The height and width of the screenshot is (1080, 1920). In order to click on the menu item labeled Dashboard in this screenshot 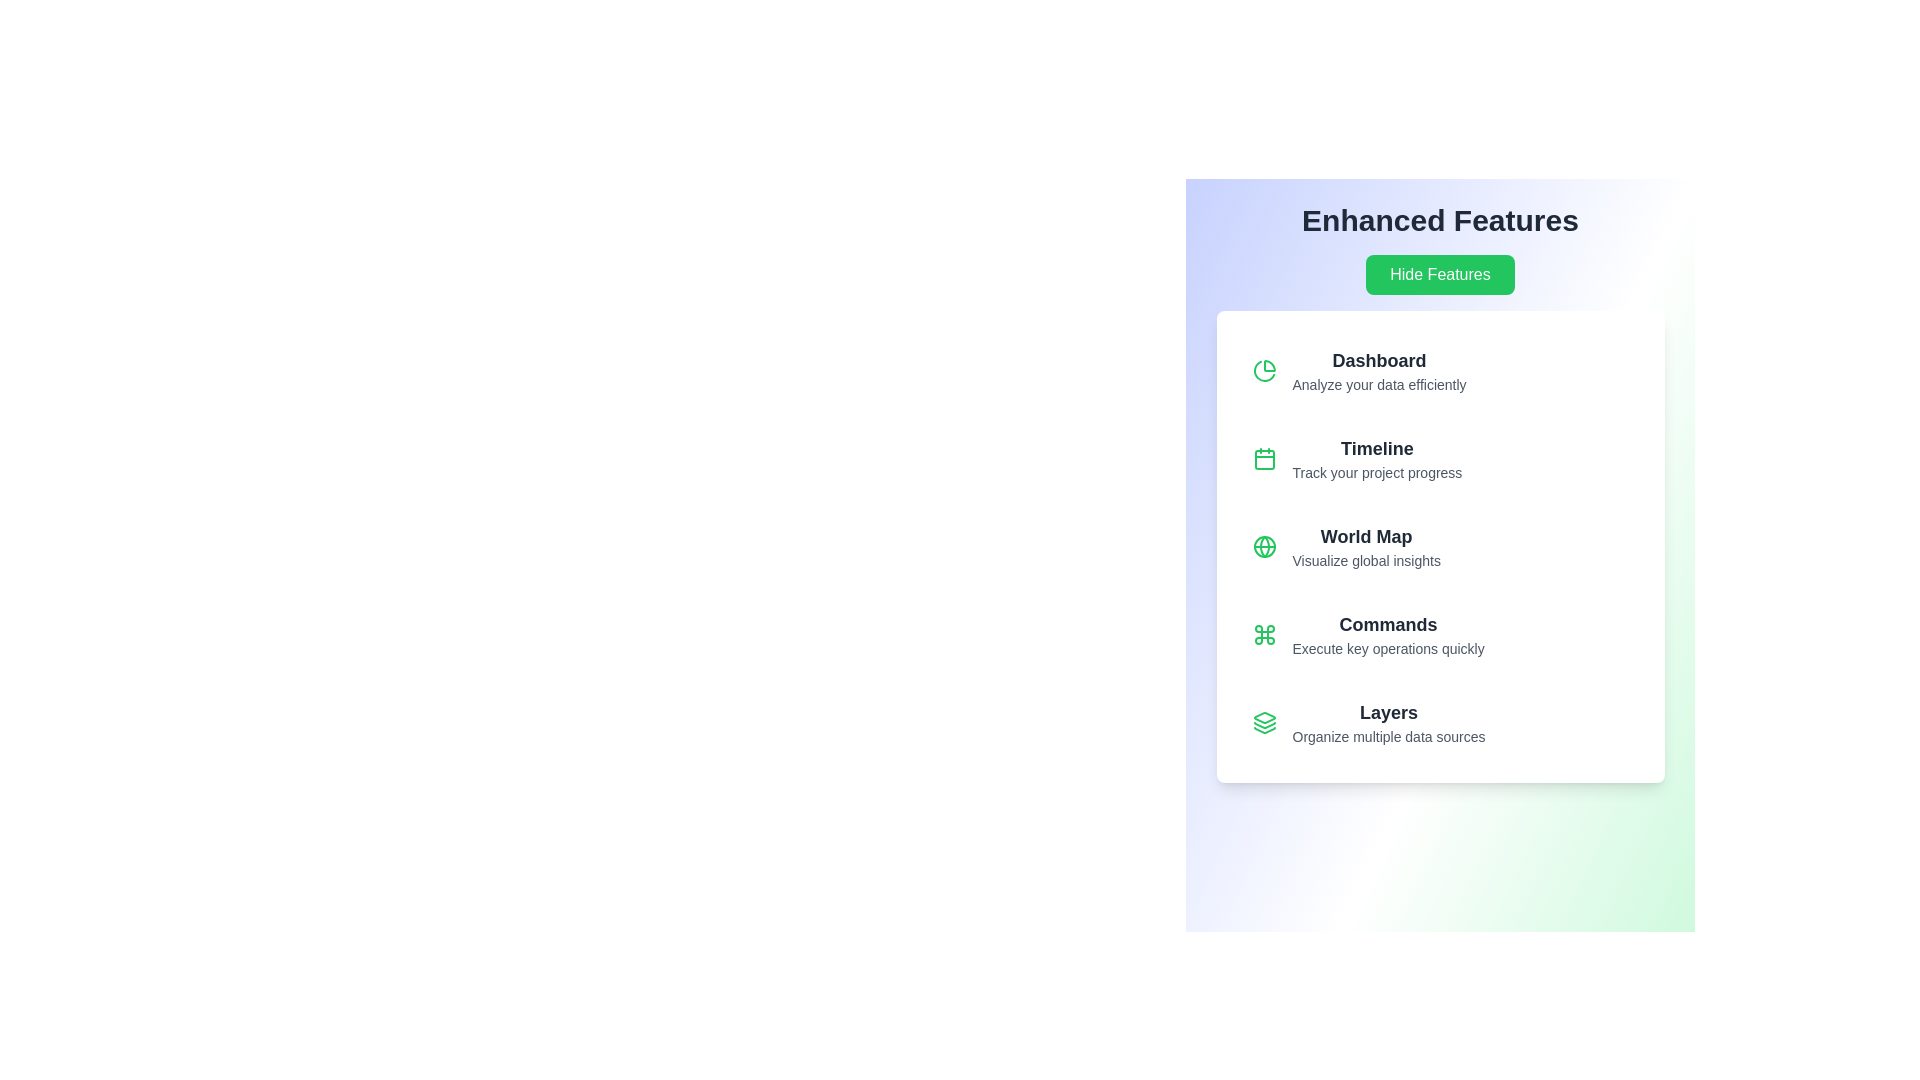, I will do `click(1440, 370)`.